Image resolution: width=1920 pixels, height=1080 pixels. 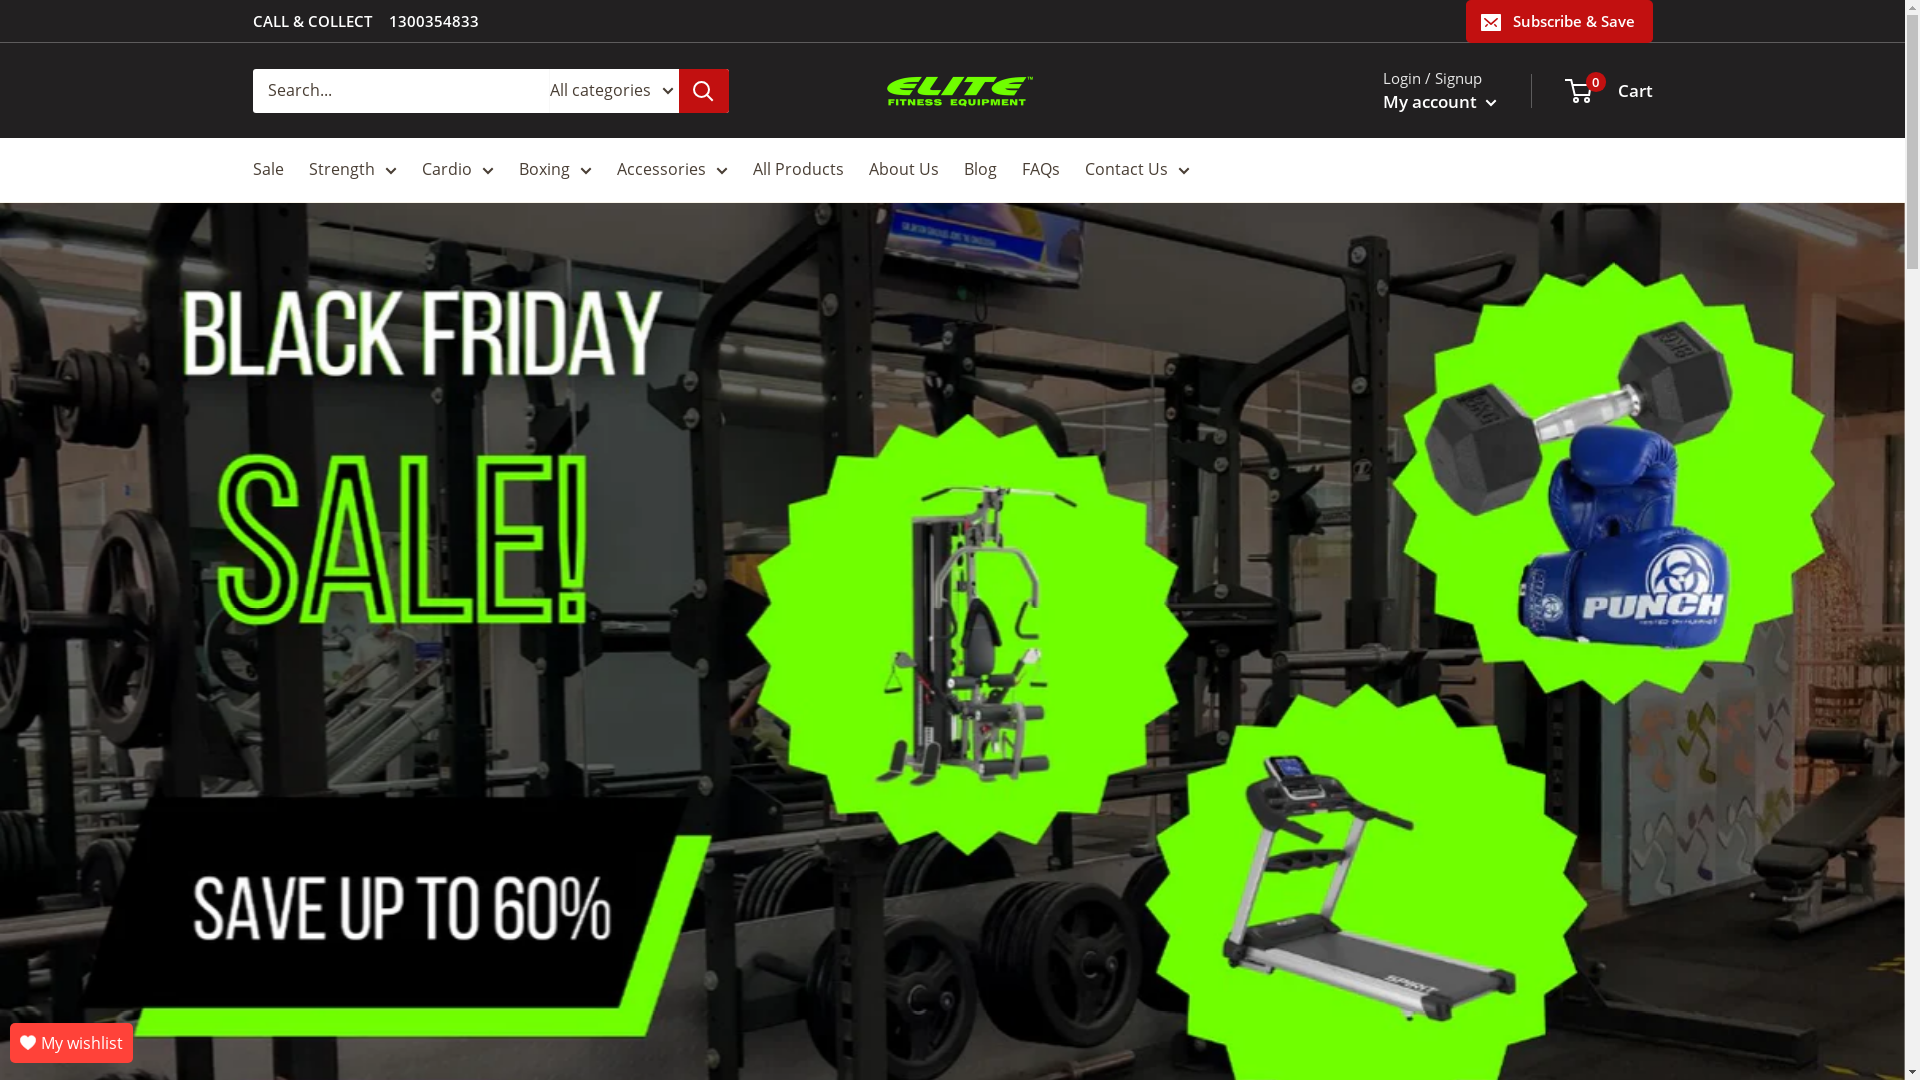 I want to click on 'Strength', so click(x=351, y=168).